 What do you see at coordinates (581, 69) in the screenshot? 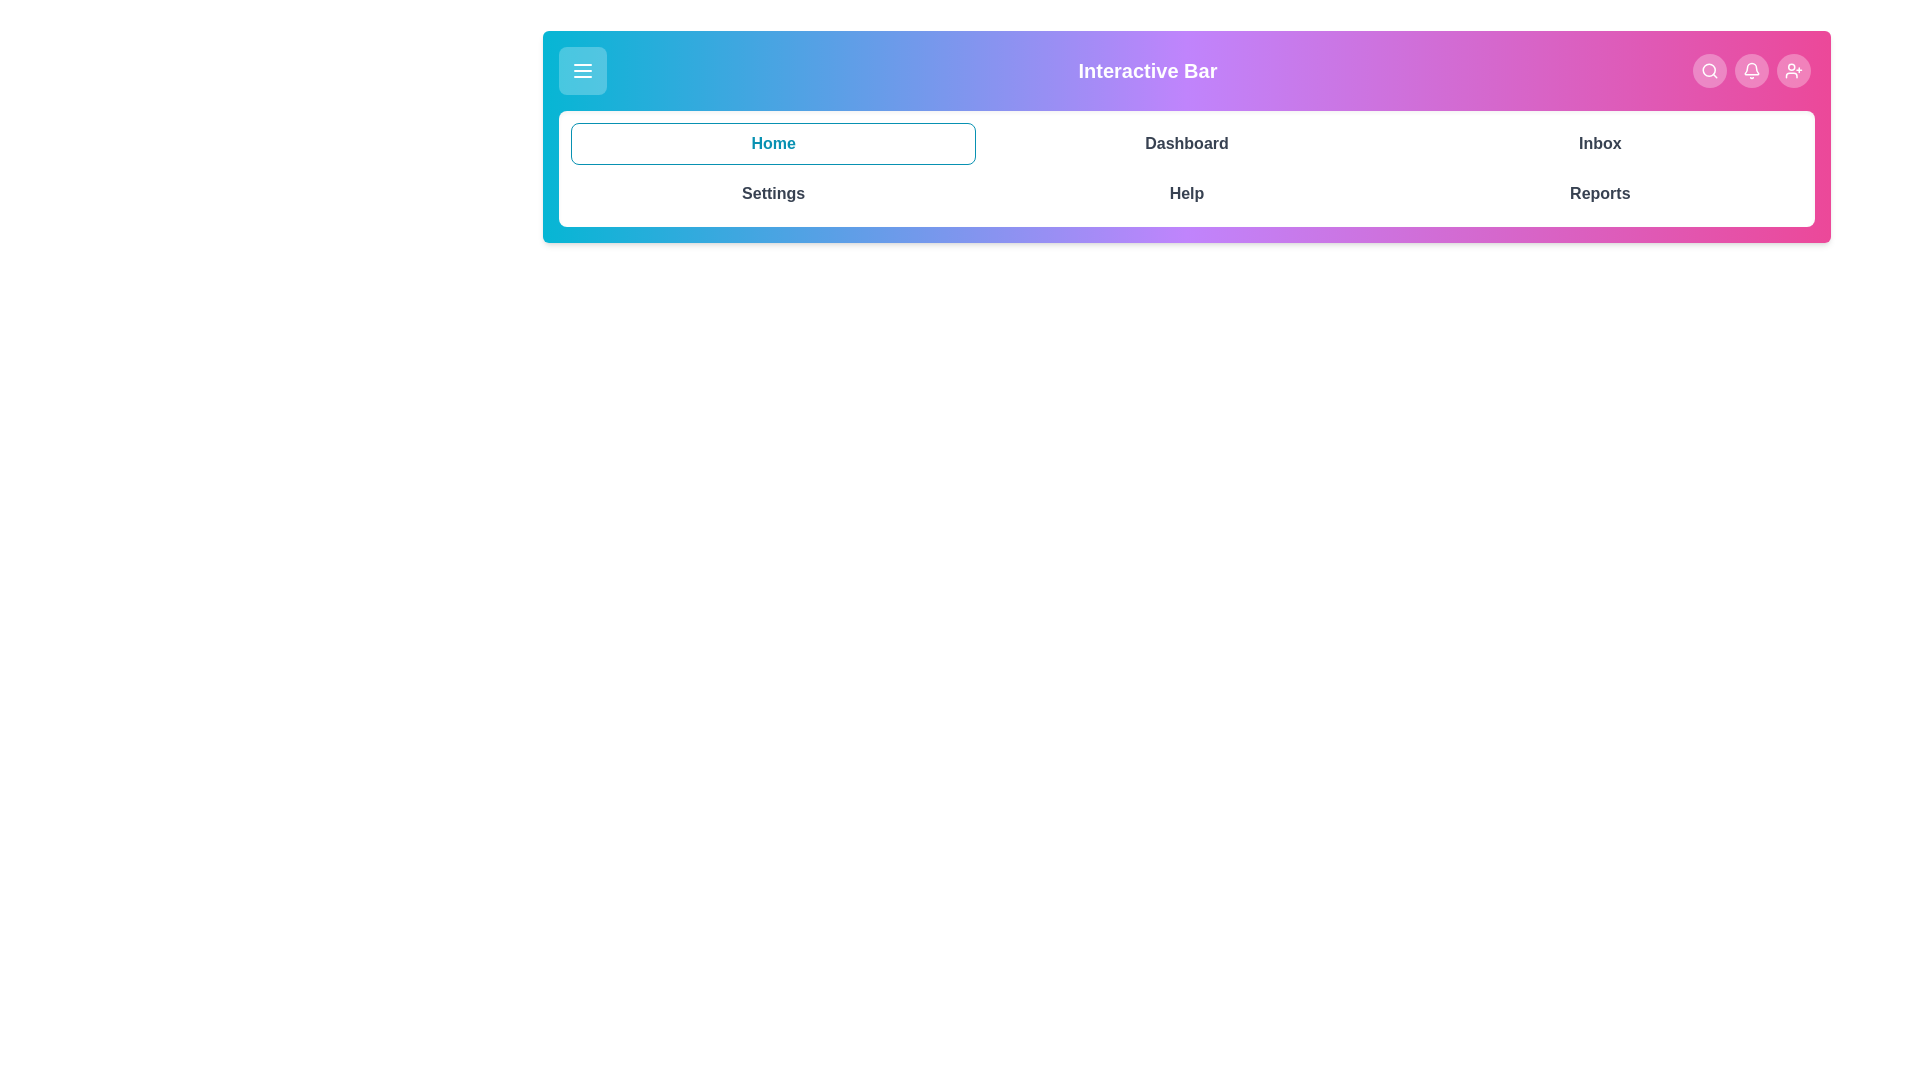
I see `menu toggle button to expand or collapse the menu` at bounding box center [581, 69].